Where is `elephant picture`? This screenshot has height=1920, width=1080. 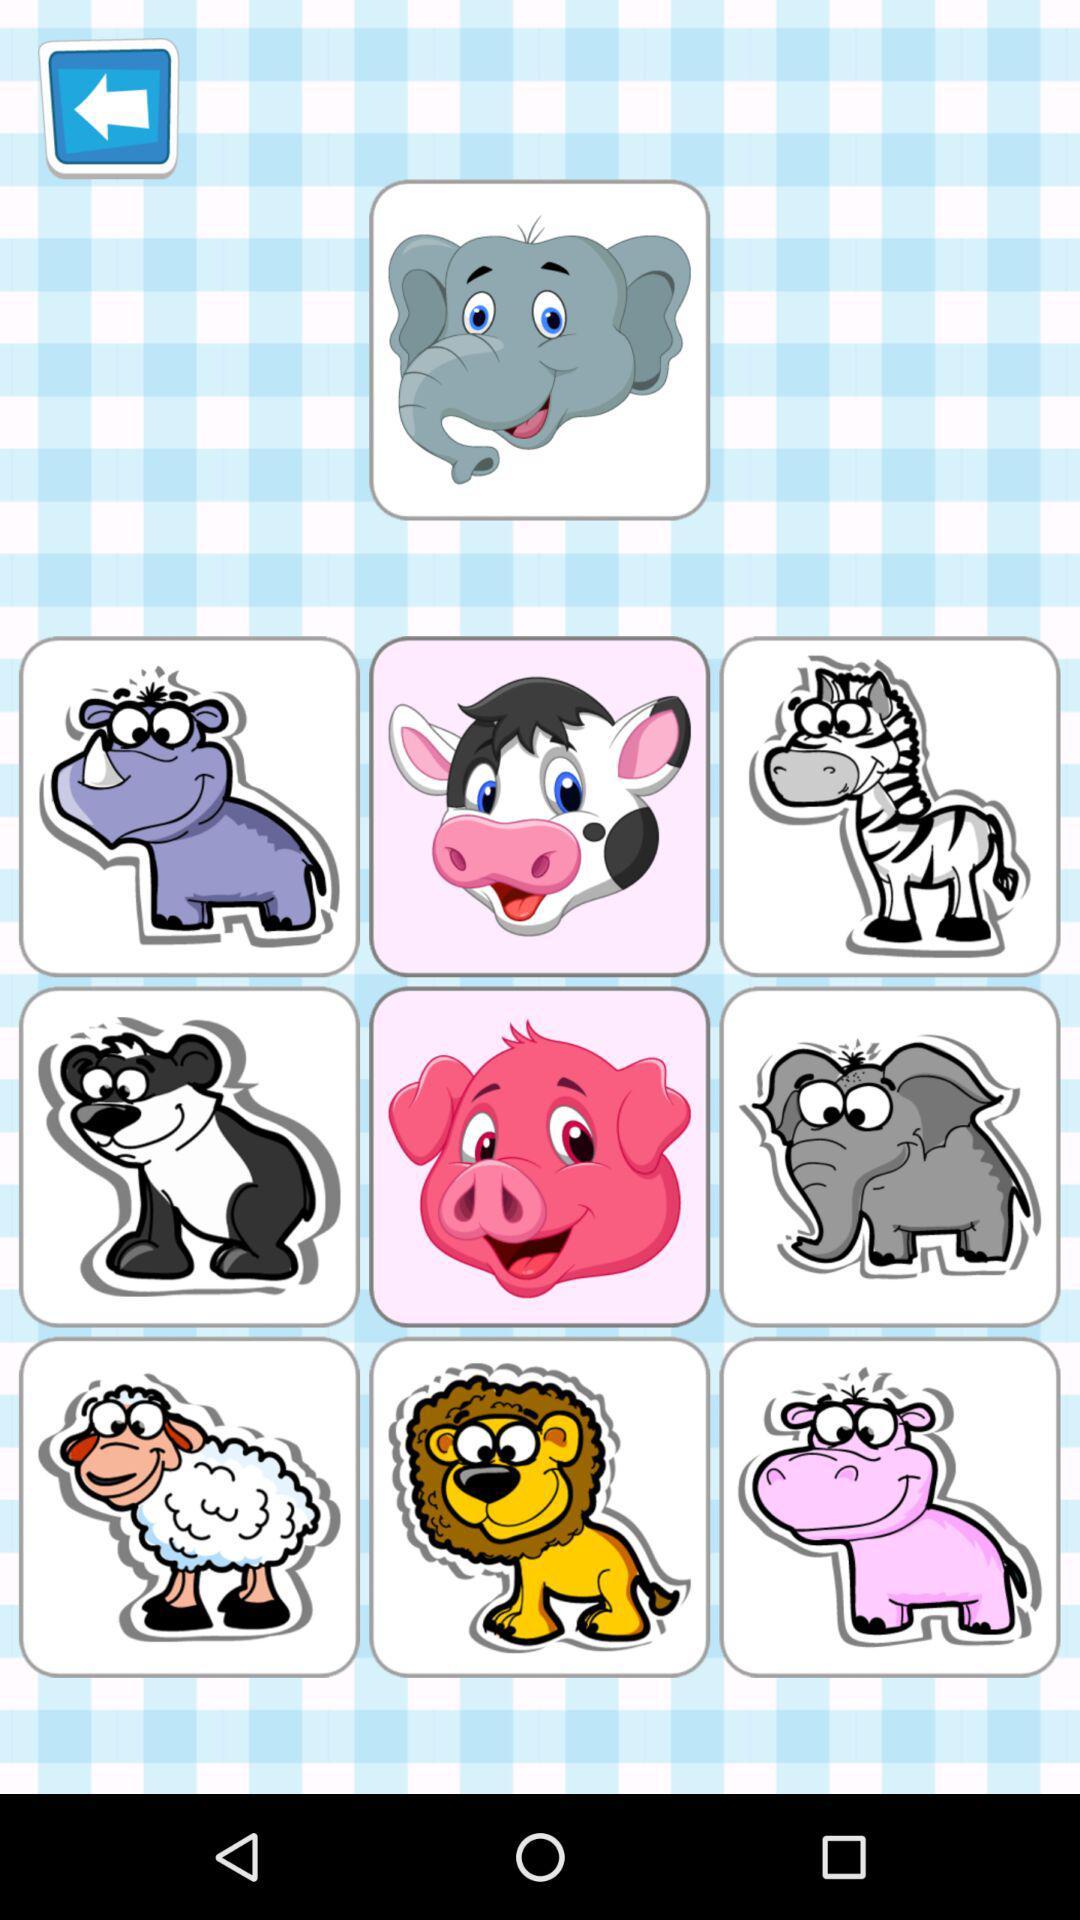
elephant picture is located at coordinates (538, 349).